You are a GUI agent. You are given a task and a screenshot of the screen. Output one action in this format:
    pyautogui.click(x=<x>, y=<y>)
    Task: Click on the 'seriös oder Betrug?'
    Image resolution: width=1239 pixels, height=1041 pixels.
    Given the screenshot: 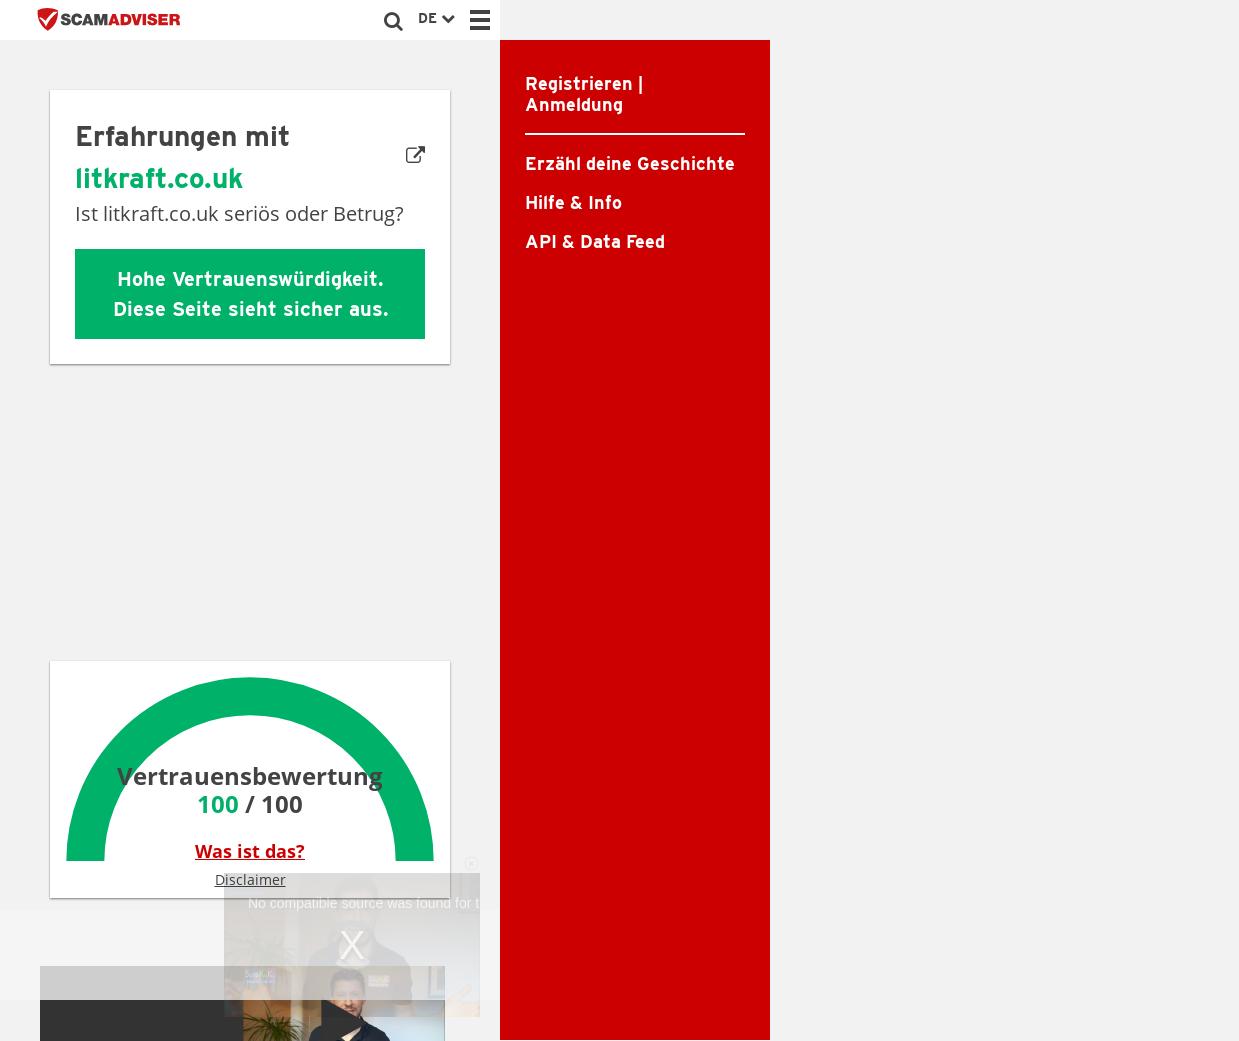 What is the action you would take?
    pyautogui.click(x=311, y=212)
    